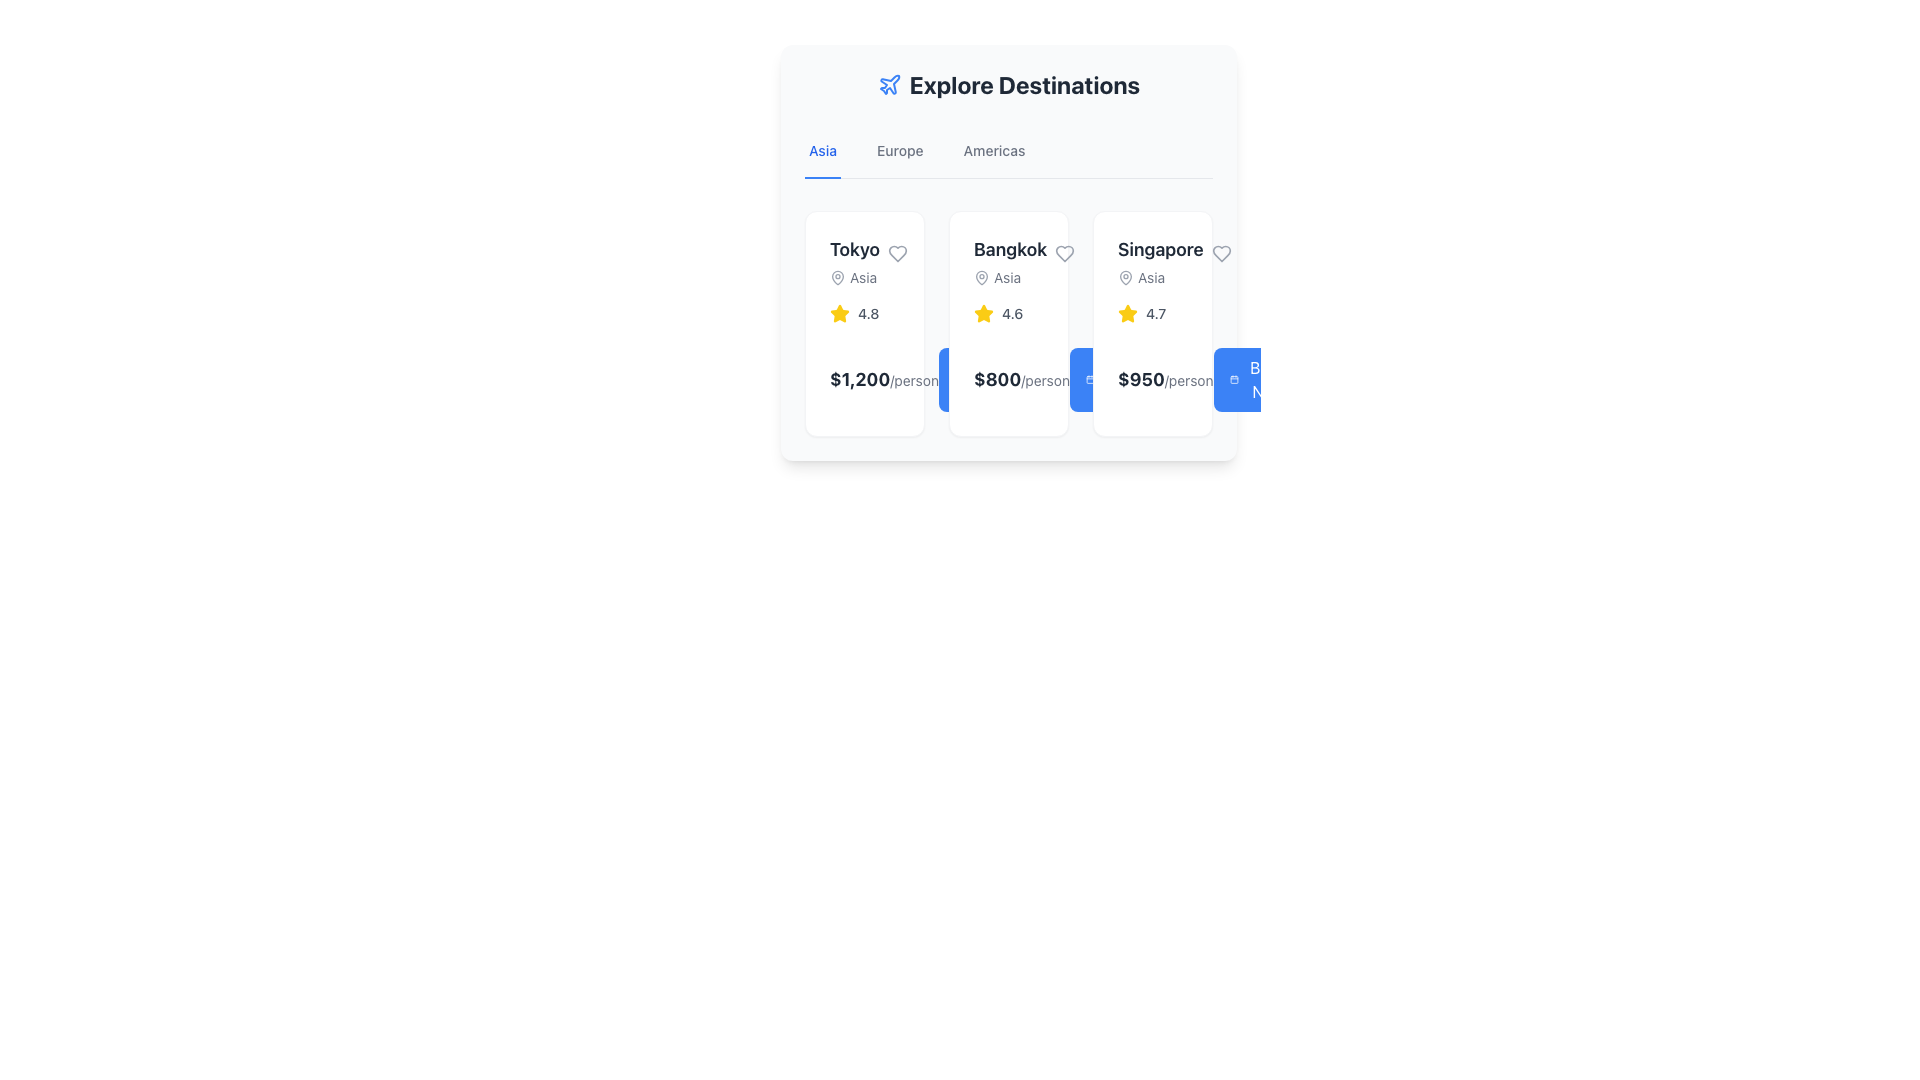  Describe the element at coordinates (899, 150) in the screenshot. I see `the 'Europe' tab navigation label to bring it into keyboard navigation focus` at that location.